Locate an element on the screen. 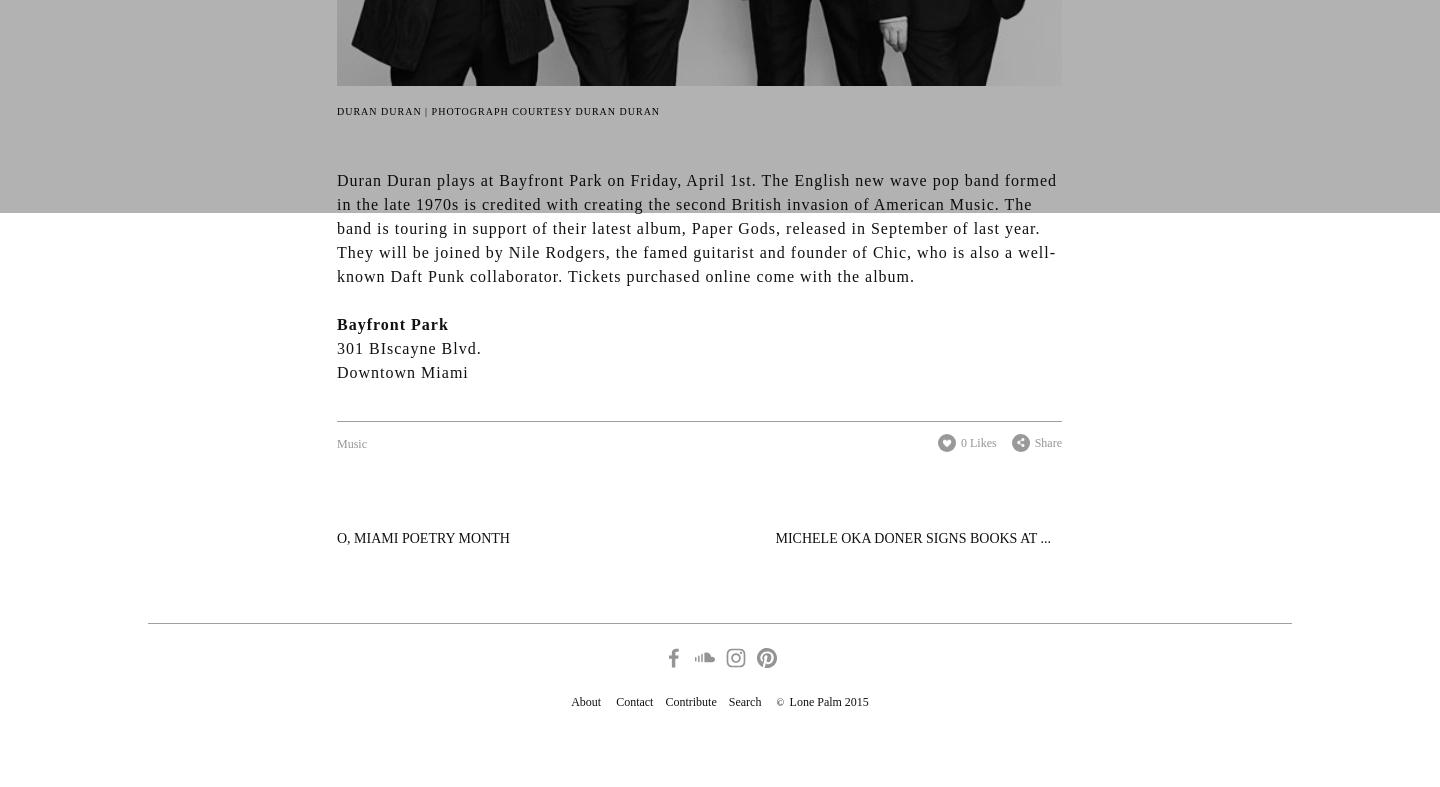 The image size is (1440, 787). 'Contact' is located at coordinates (633, 702).